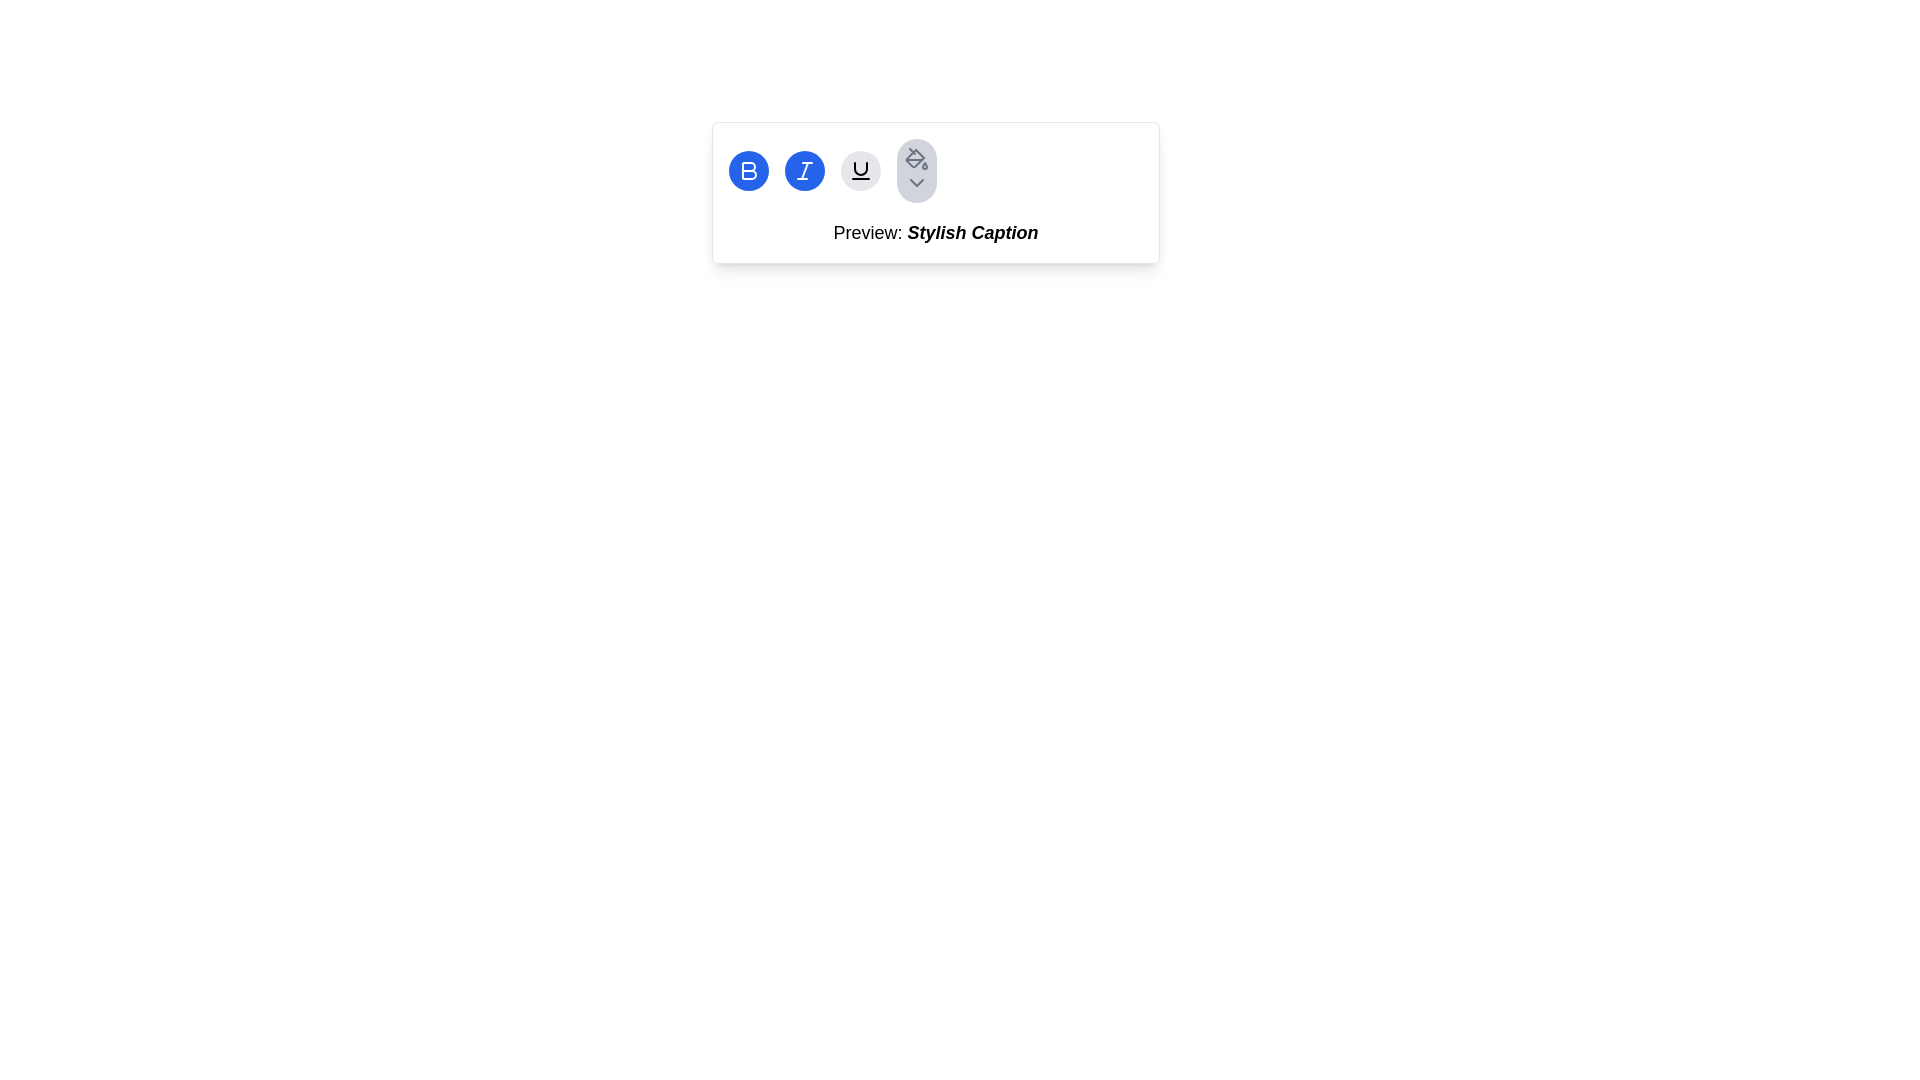 This screenshot has width=1920, height=1080. What do you see at coordinates (747, 169) in the screenshot?
I see `the bold text formatting button, which is a circular icon with a blue background and a white outlined 'B' inside, located at the top center of the interface` at bounding box center [747, 169].